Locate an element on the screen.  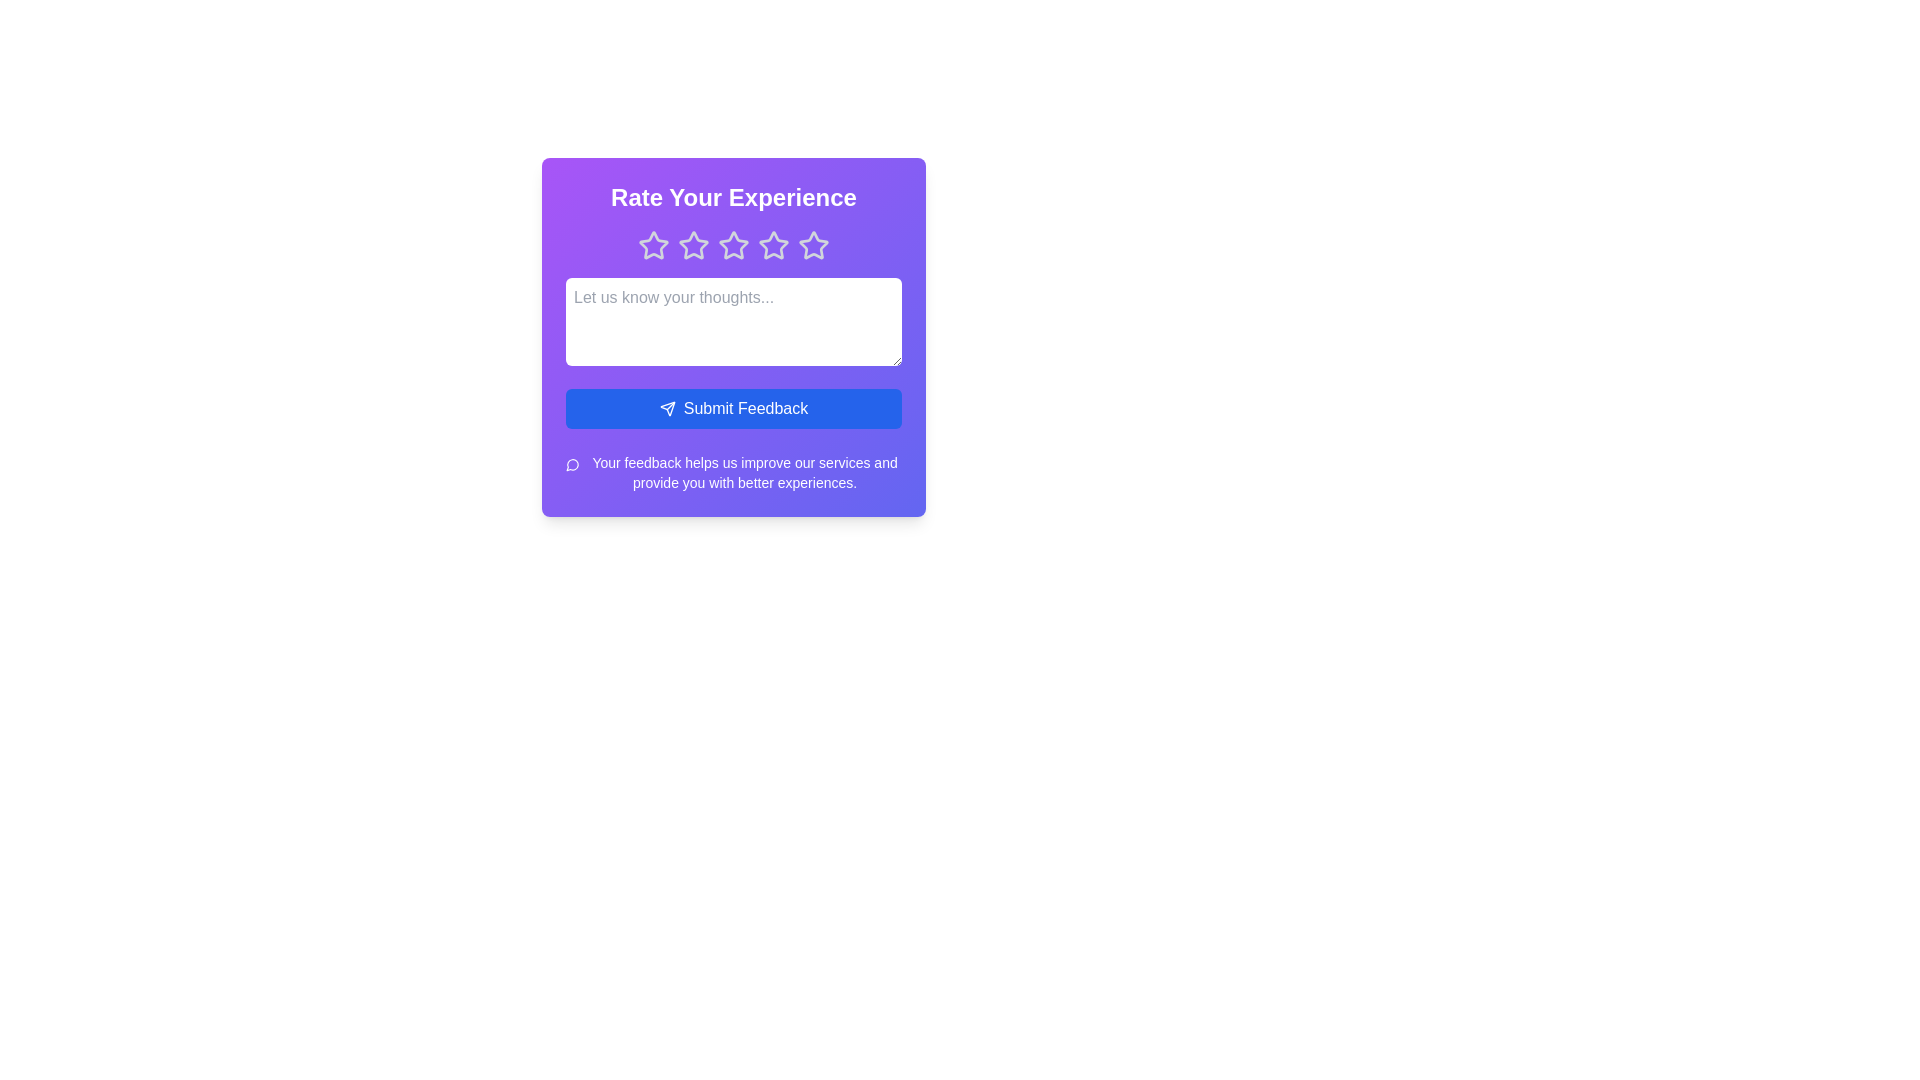
the fourth star is located at coordinates (772, 245).